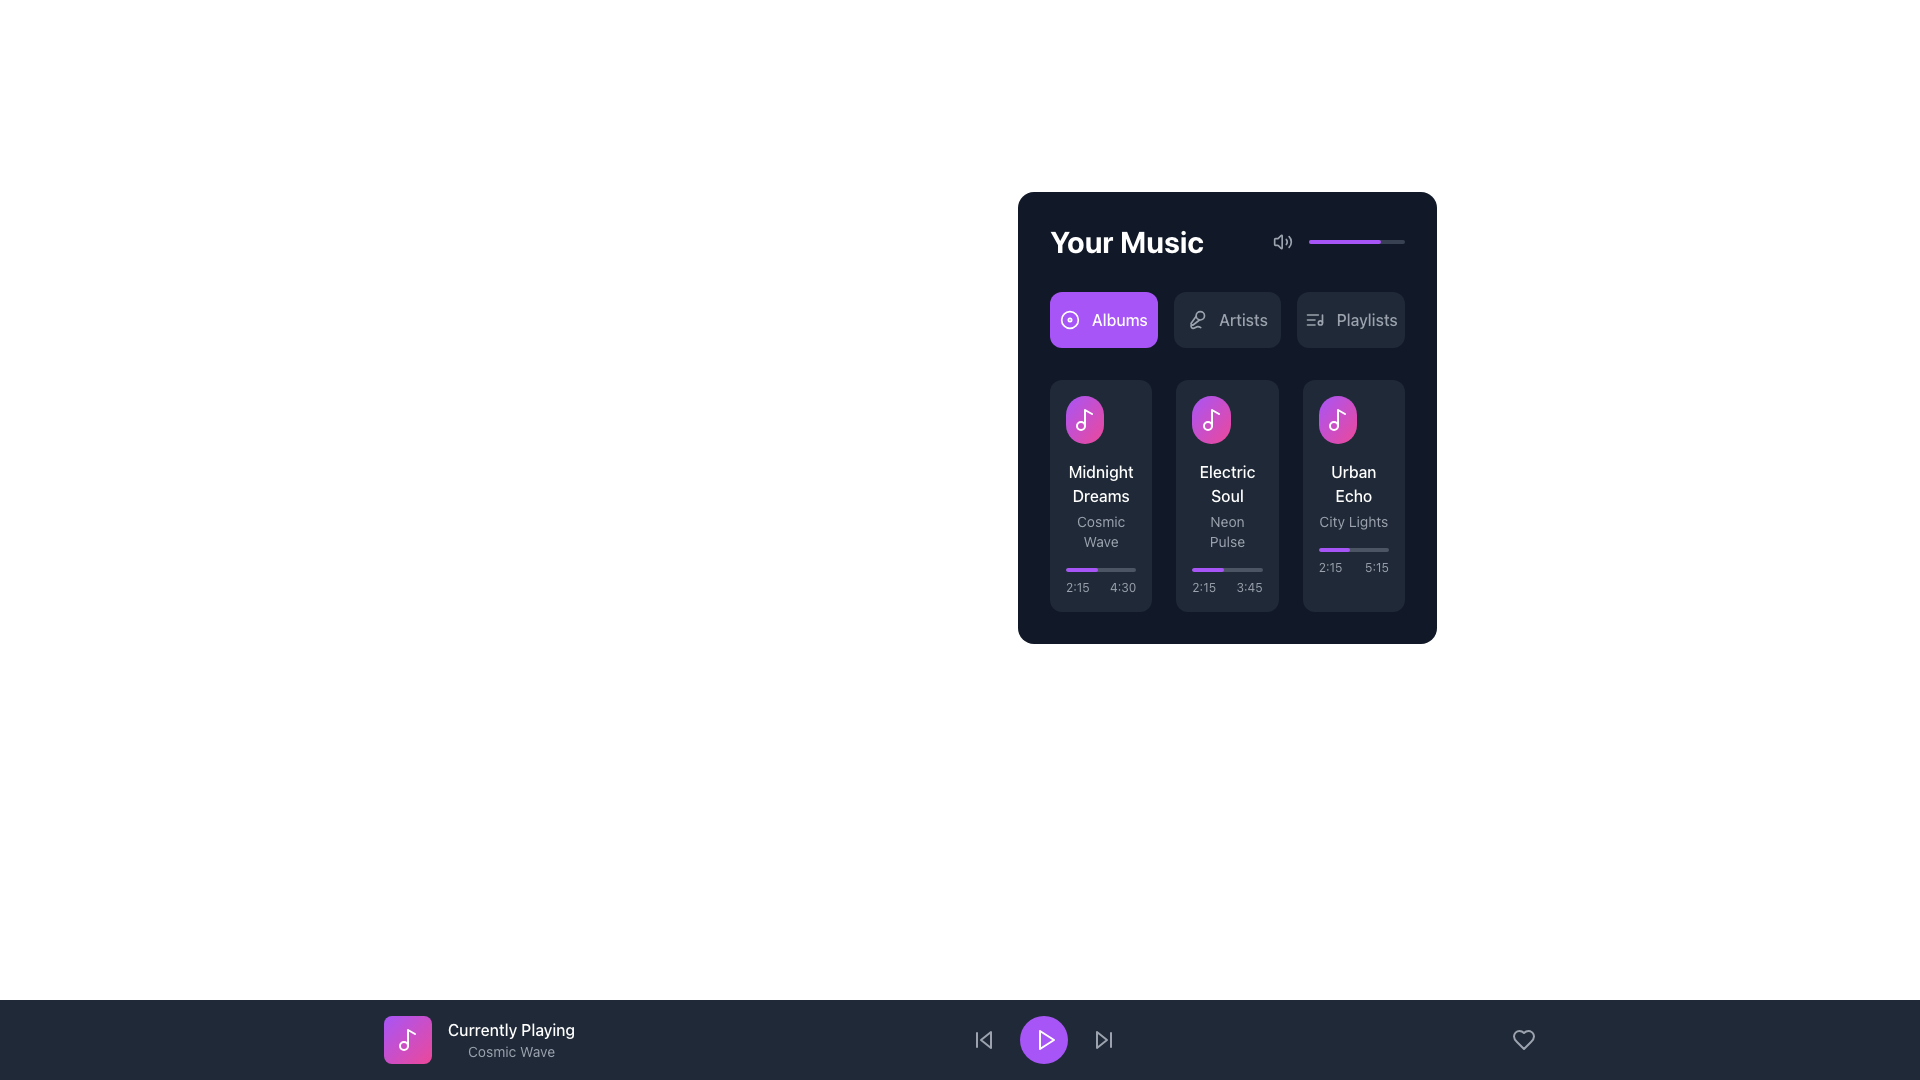  I want to click on the 'Cosmic Wave' text label located in the 'Currently Playing' section at the bottom of the interface, so click(511, 1051).